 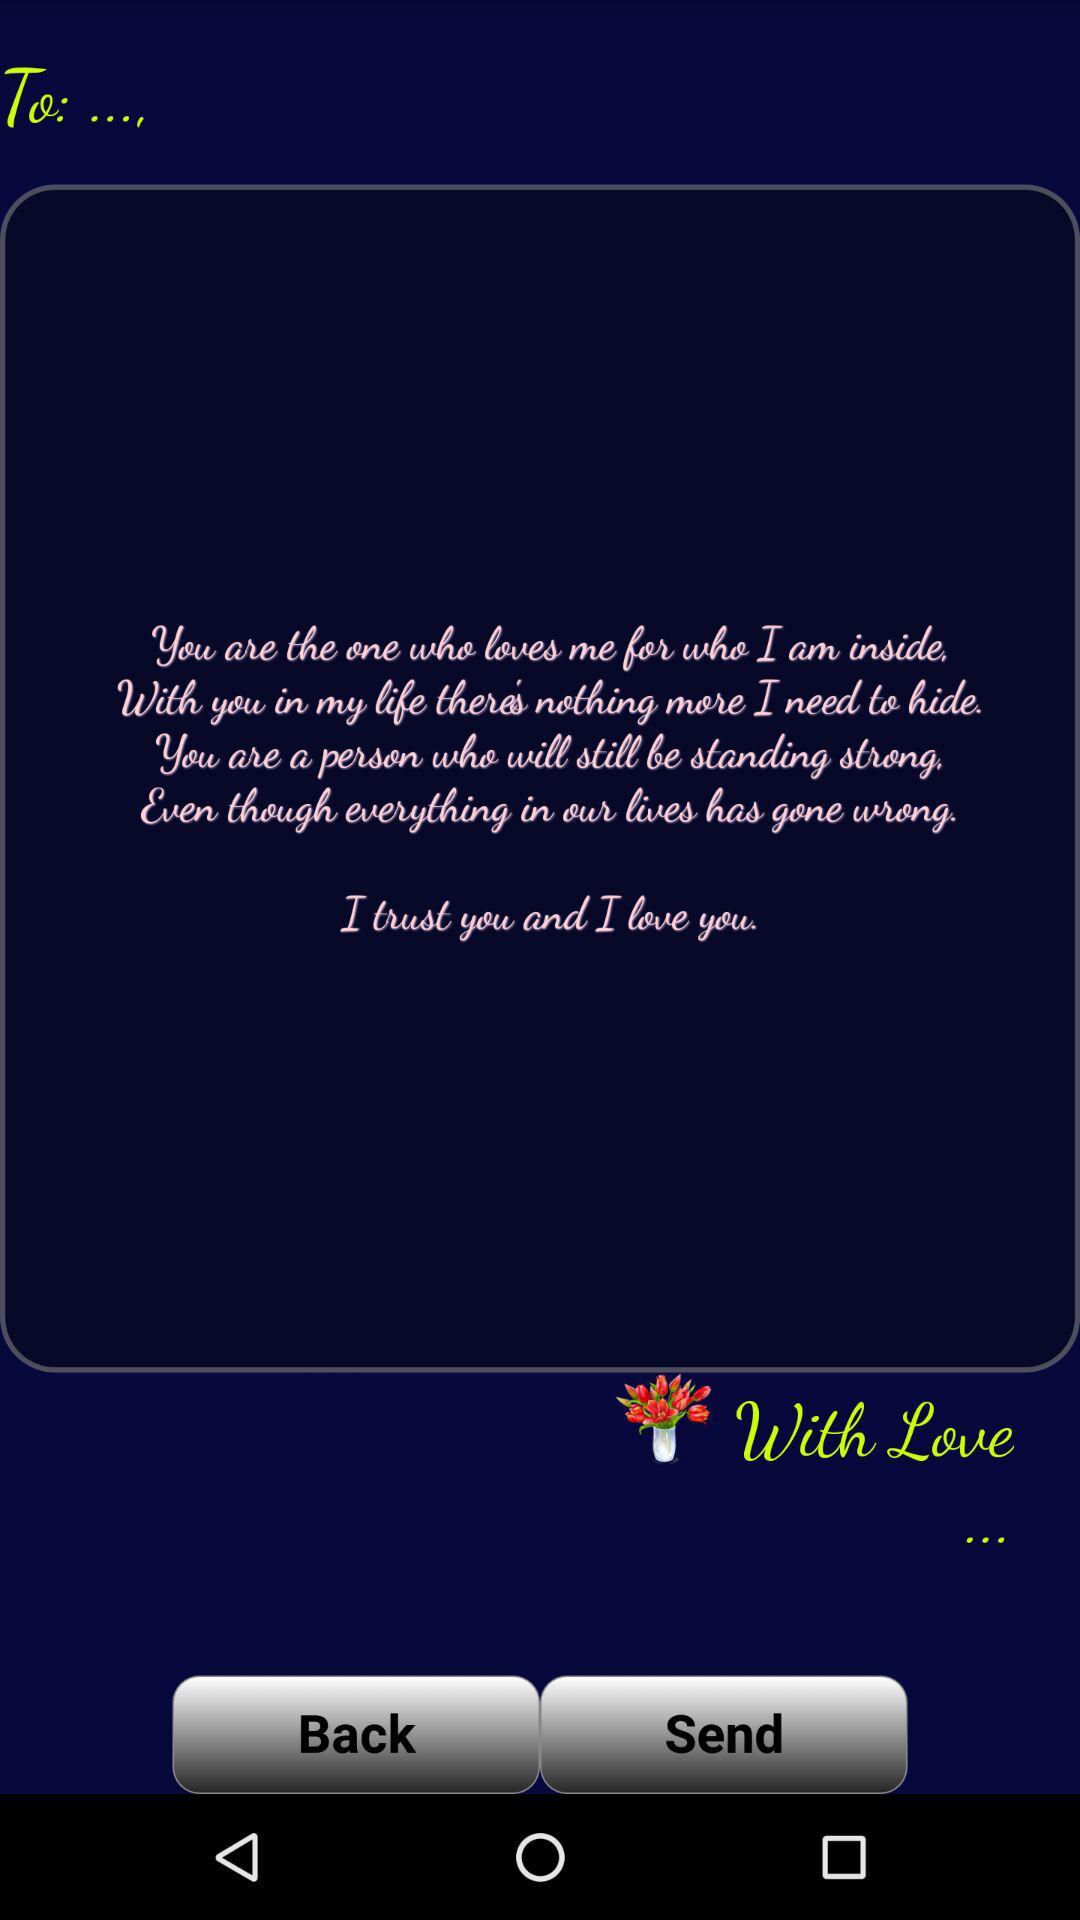 What do you see at coordinates (355, 1733) in the screenshot?
I see `the back` at bounding box center [355, 1733].